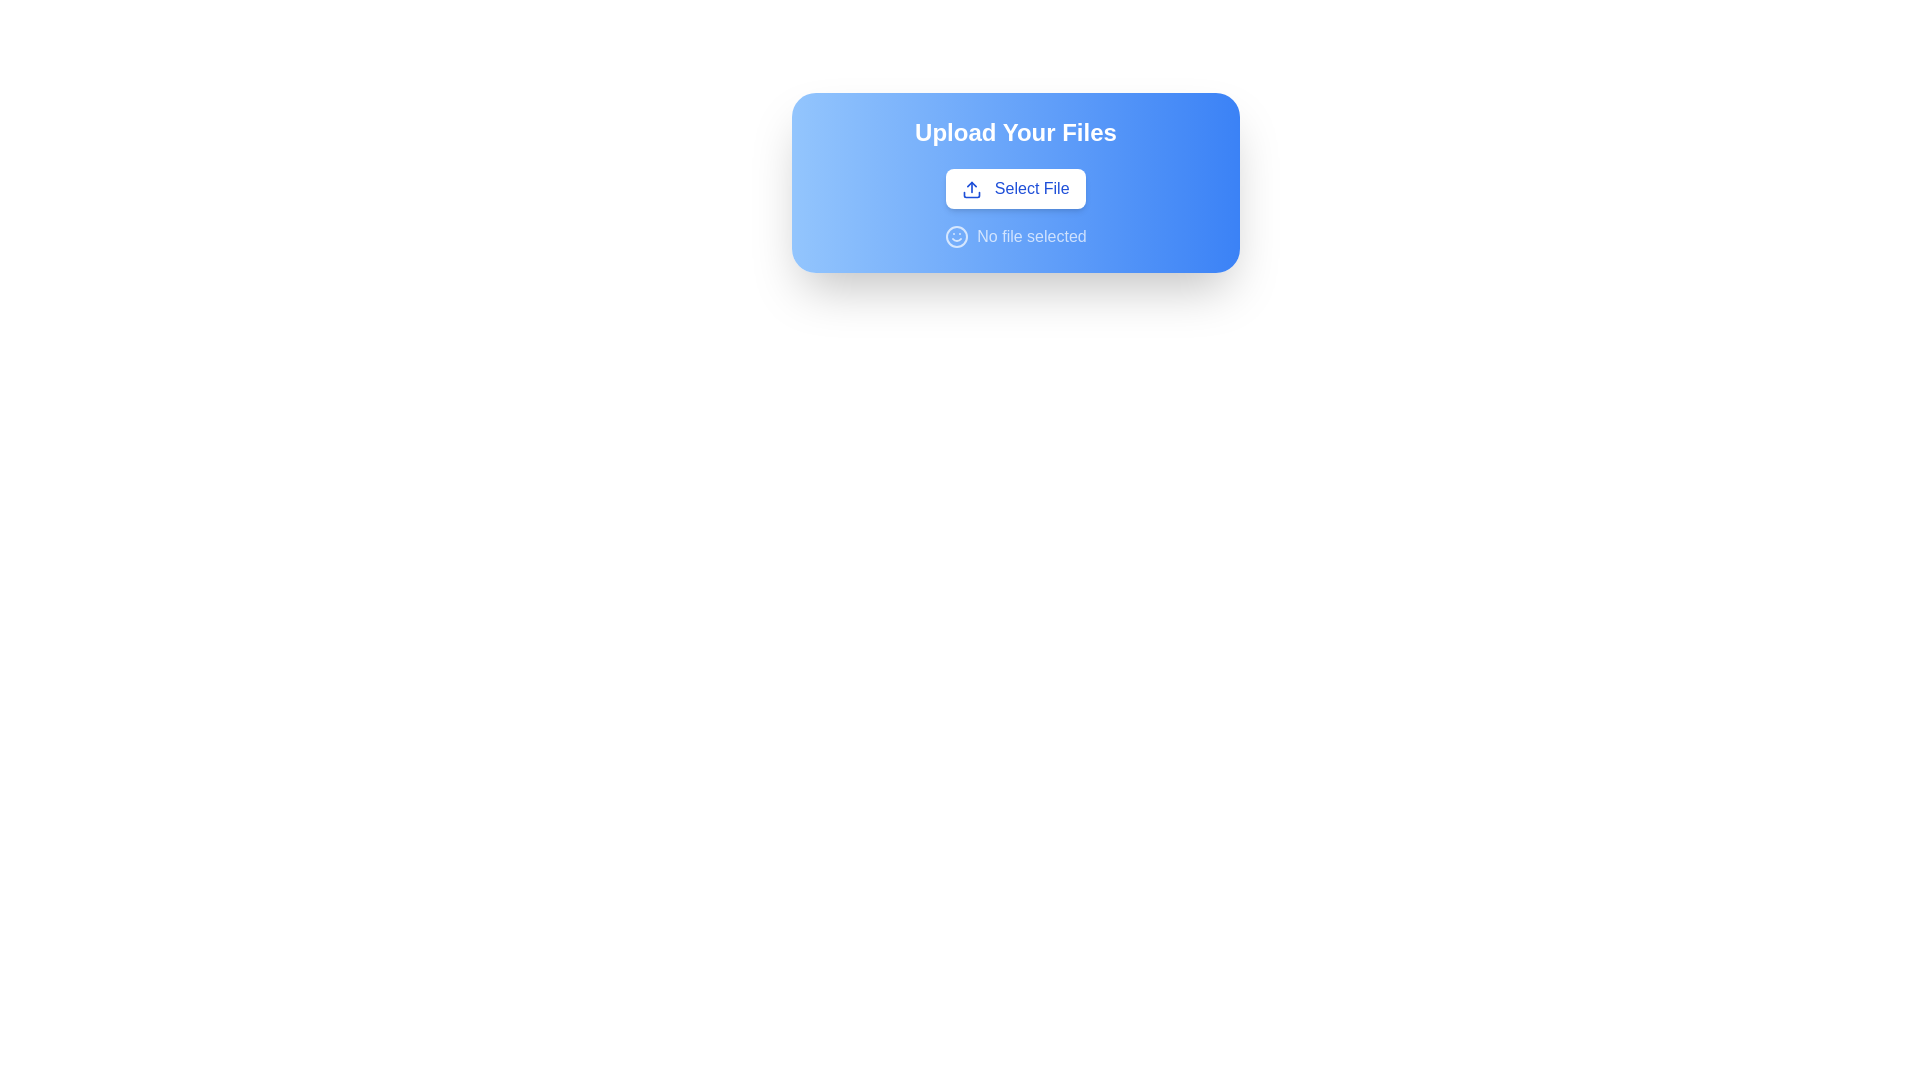 The height and width of the screenshot is (1080, 1920). What do you see at coordinates (1016, 189) in the screenshot?
I see `the 'Select File' button with a white background and blue text` at bounding box center [1016, 189].